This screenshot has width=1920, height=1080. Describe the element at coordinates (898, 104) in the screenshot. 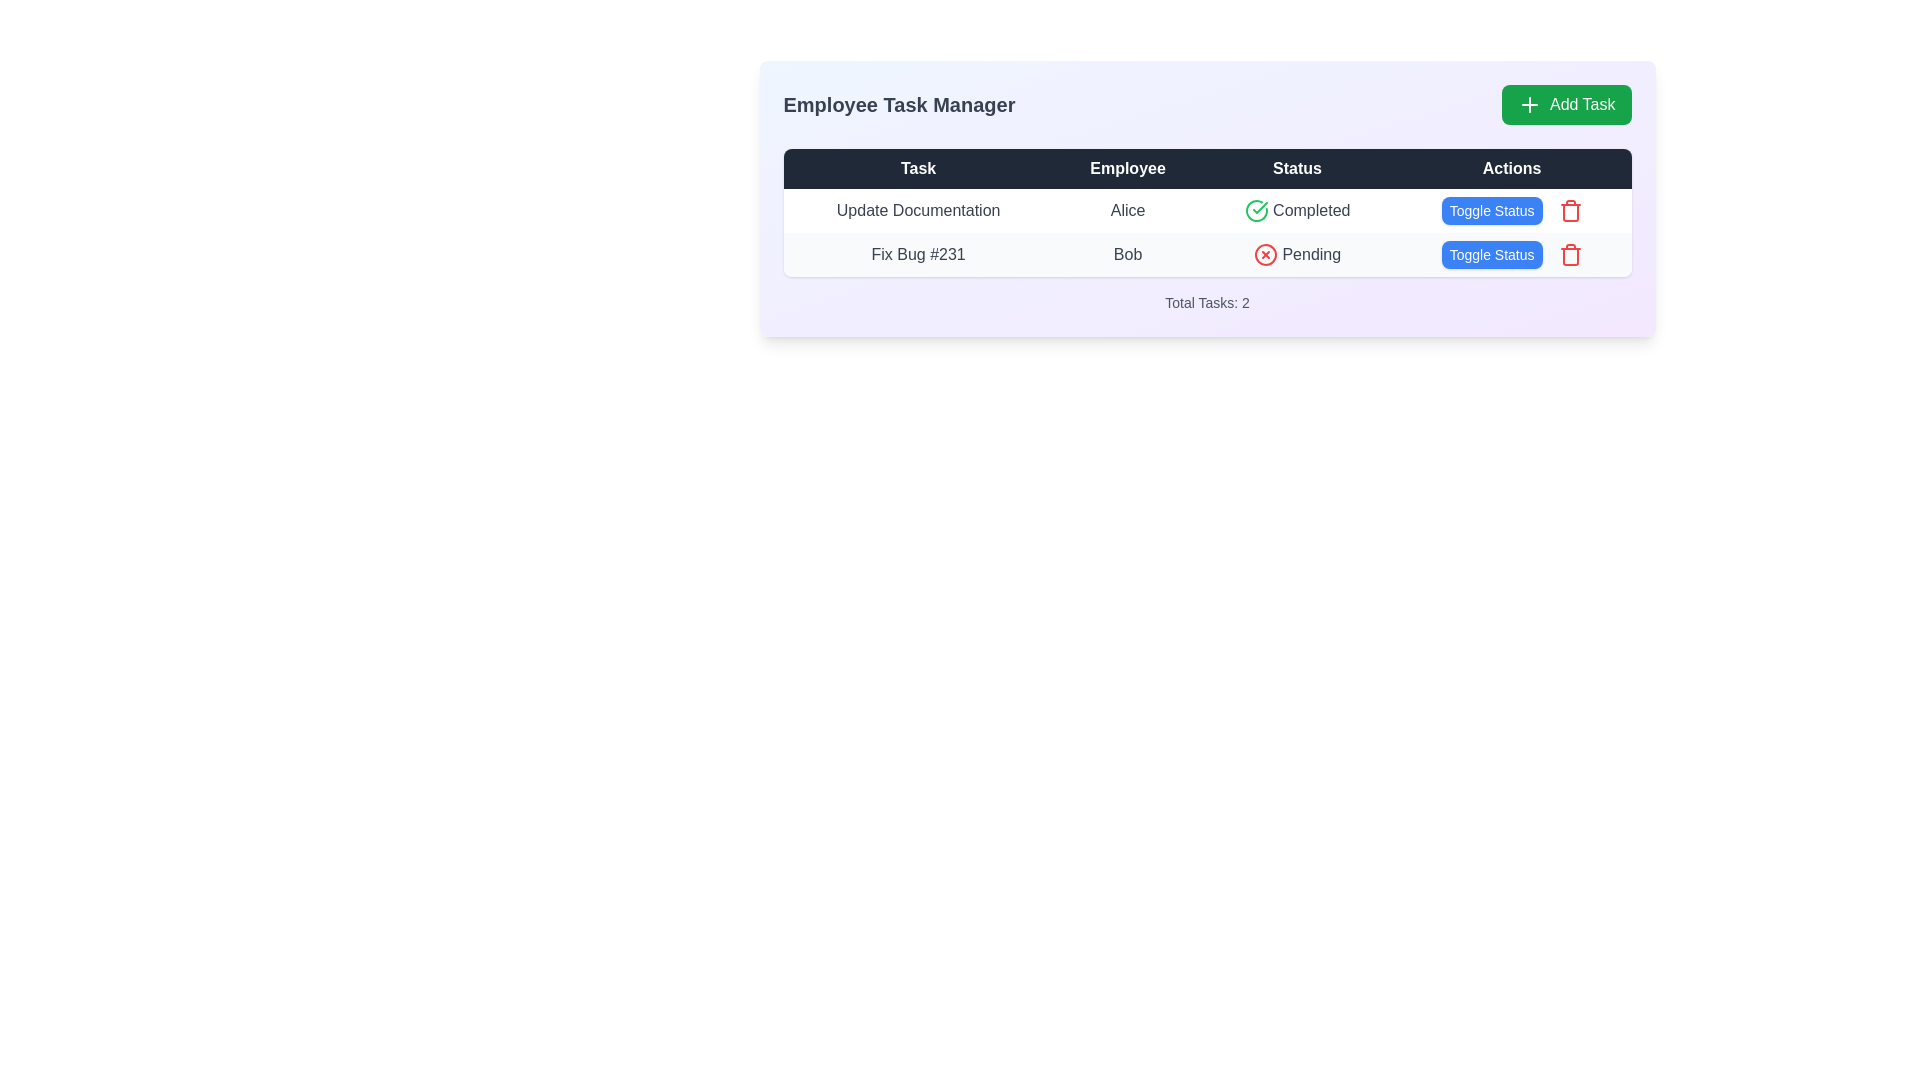

I see `the 'Employee Task Manager' text element, which is prominently displayed in the header section with a bold and large font, located to the left of the 'Add Task' button` at that location.